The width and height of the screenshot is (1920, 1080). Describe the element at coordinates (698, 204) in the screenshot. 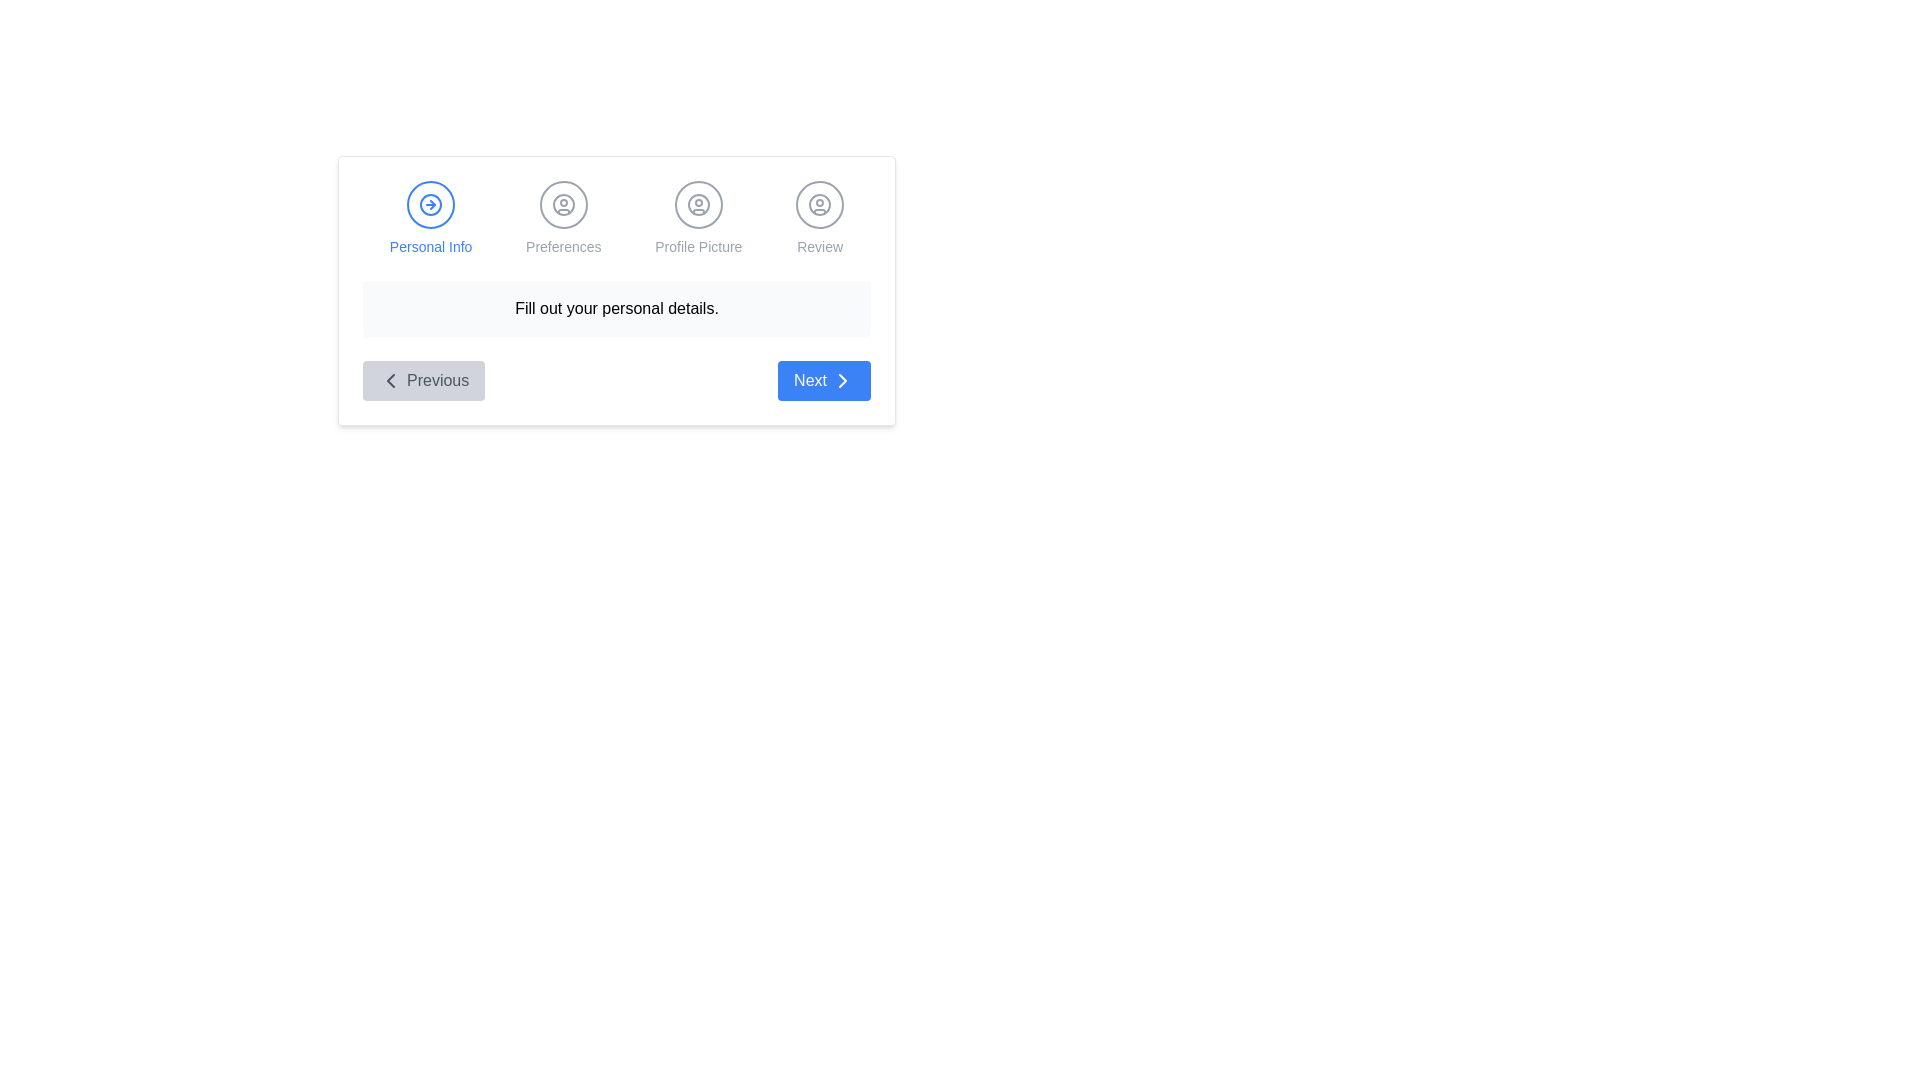

I see `the 'Profile Picture' icon in the navigation step header` at that location.